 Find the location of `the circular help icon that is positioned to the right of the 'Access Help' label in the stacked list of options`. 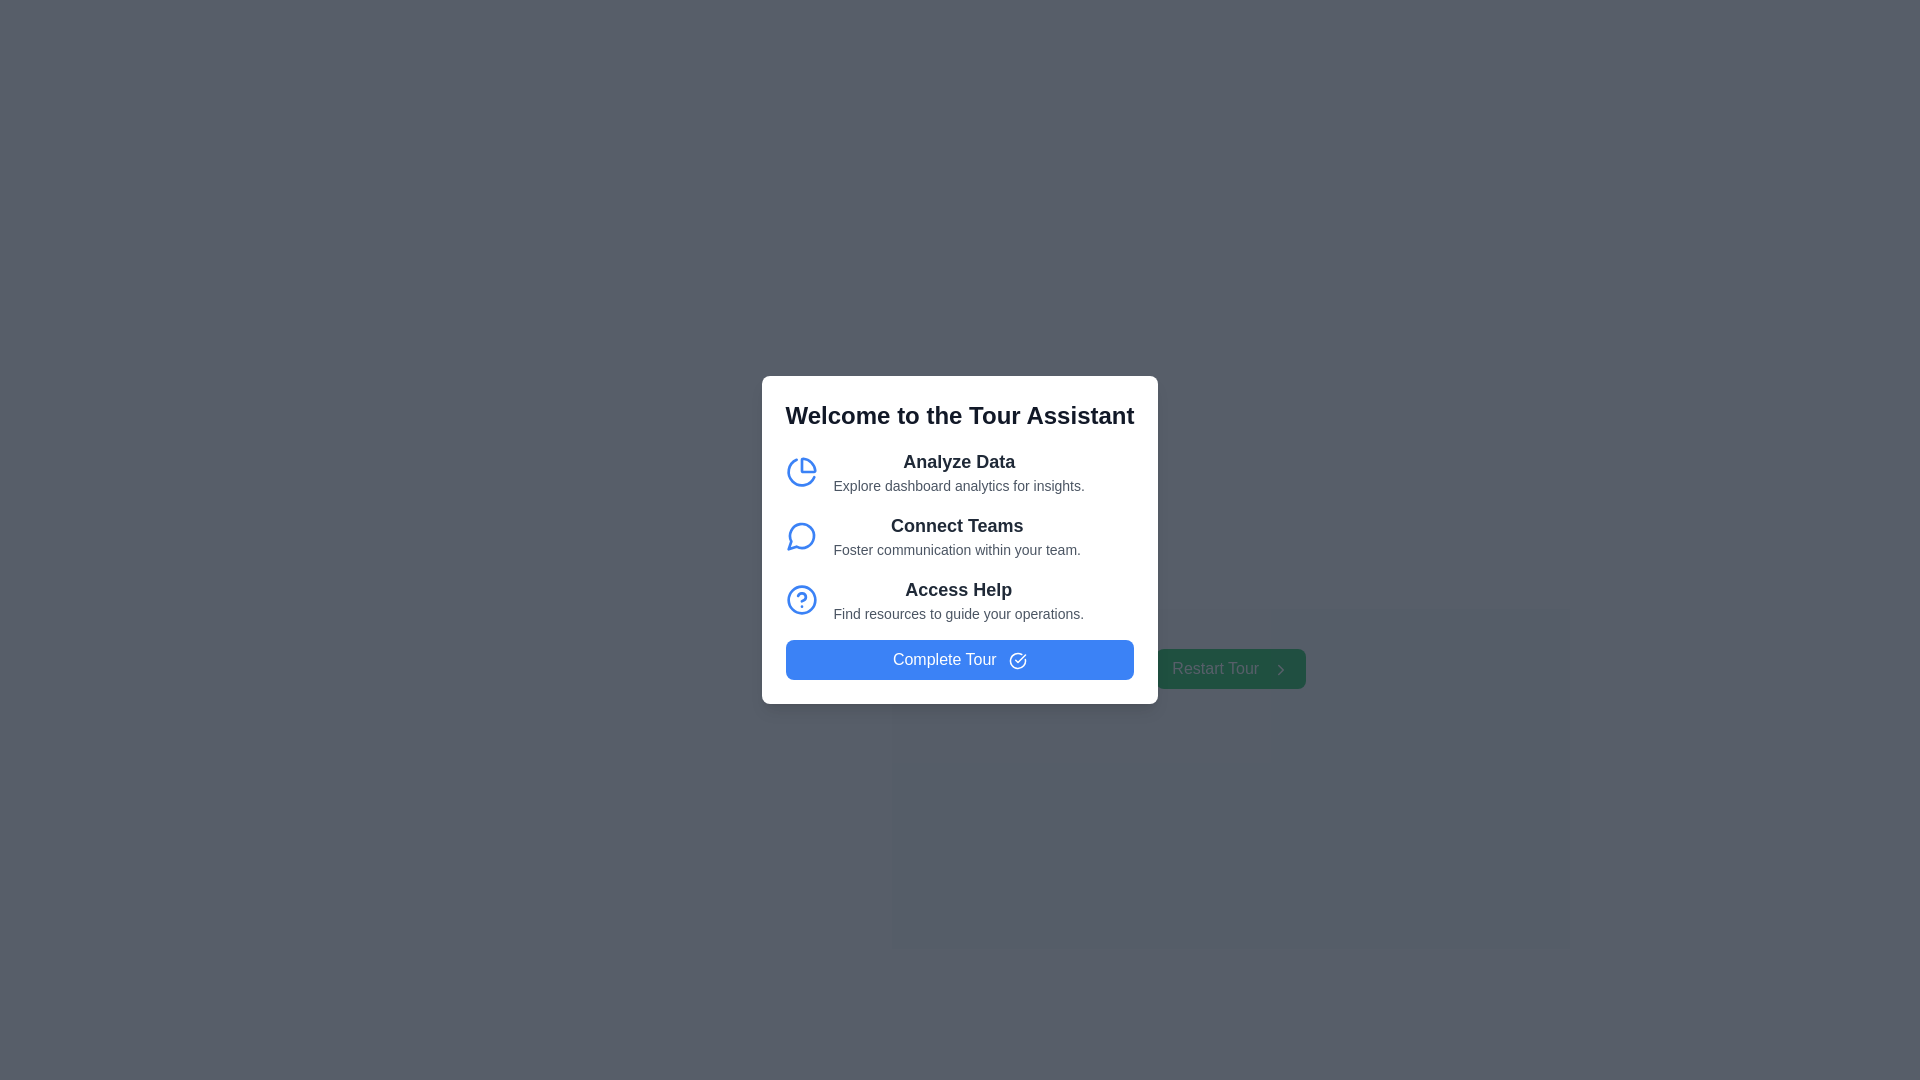

the circular help icon that is positioned to the right of the 'Access Help' label in the stacked list of options is located at coordinates (801, 599).